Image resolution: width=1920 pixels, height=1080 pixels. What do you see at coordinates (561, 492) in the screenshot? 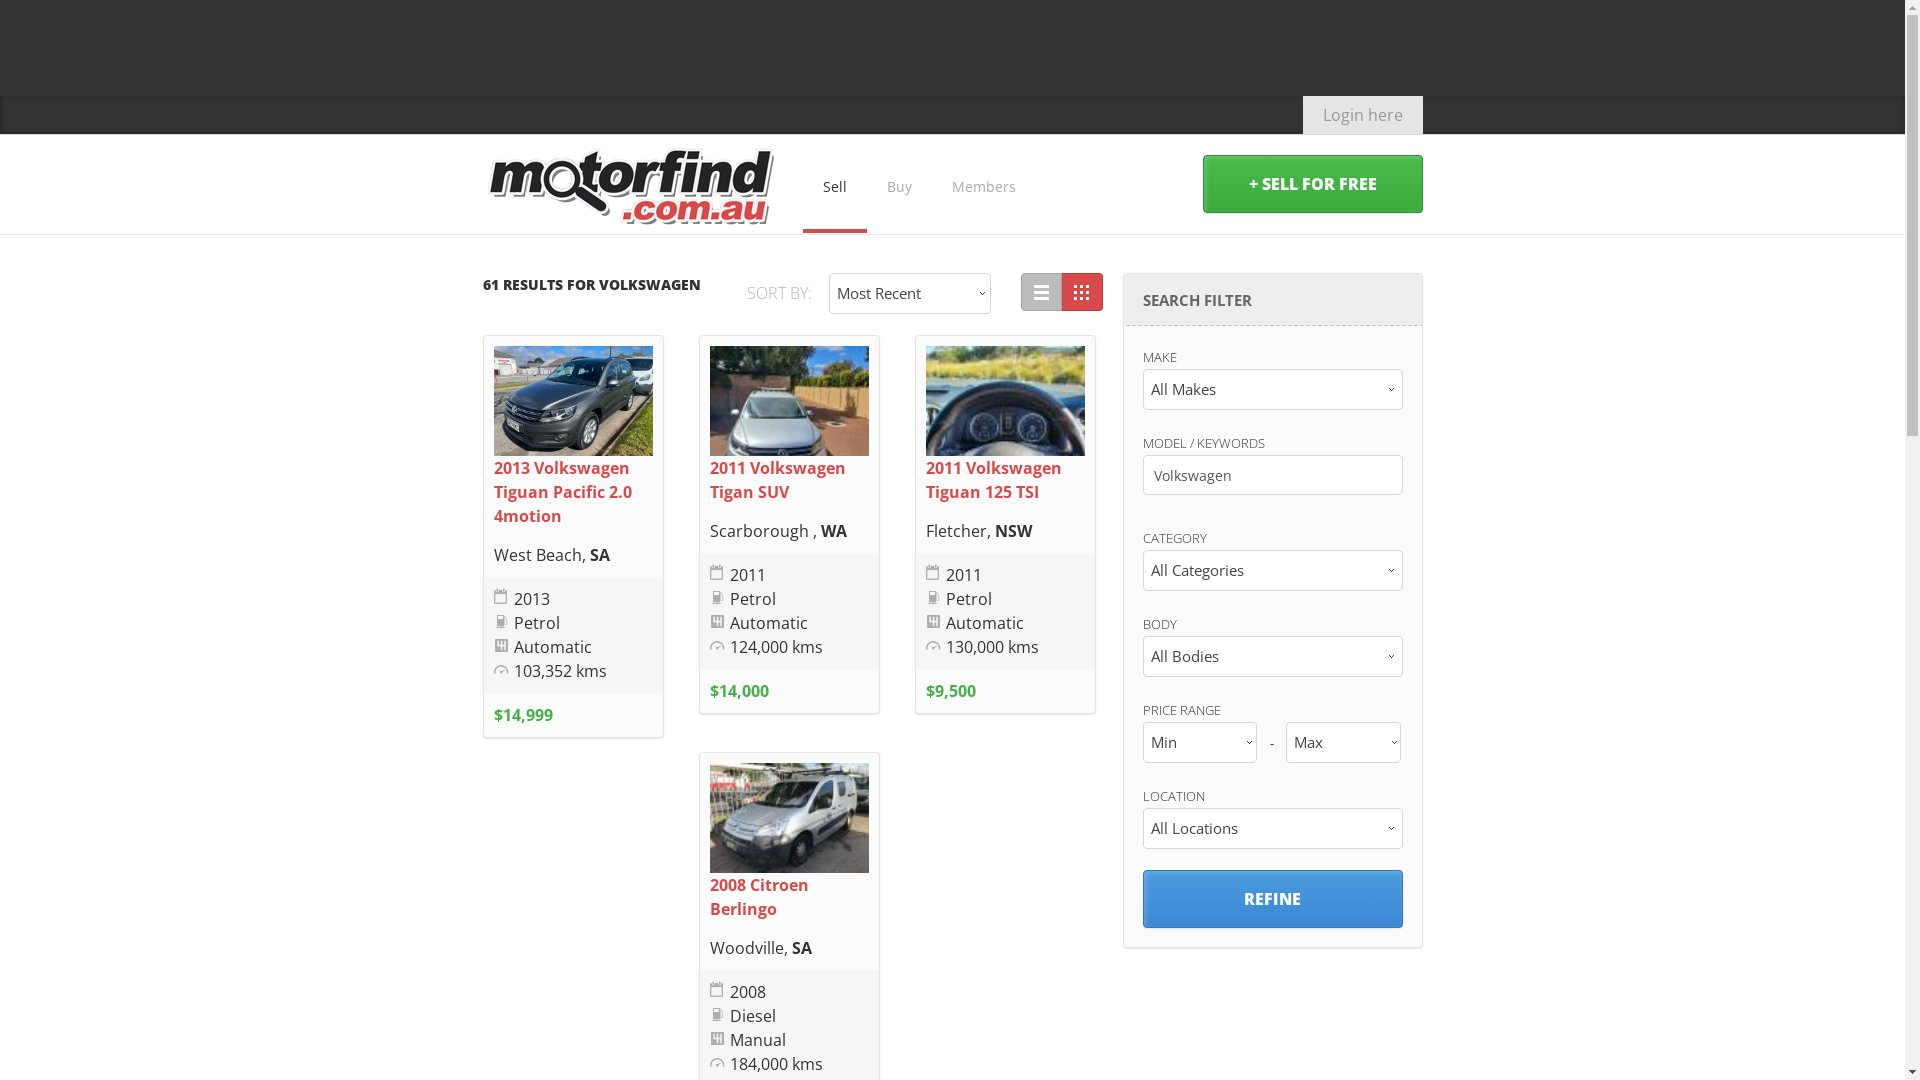
I see `'2013 Volkswagen Tiguan Pacific 2.0 4motion'` at bounding box center [561, 492].